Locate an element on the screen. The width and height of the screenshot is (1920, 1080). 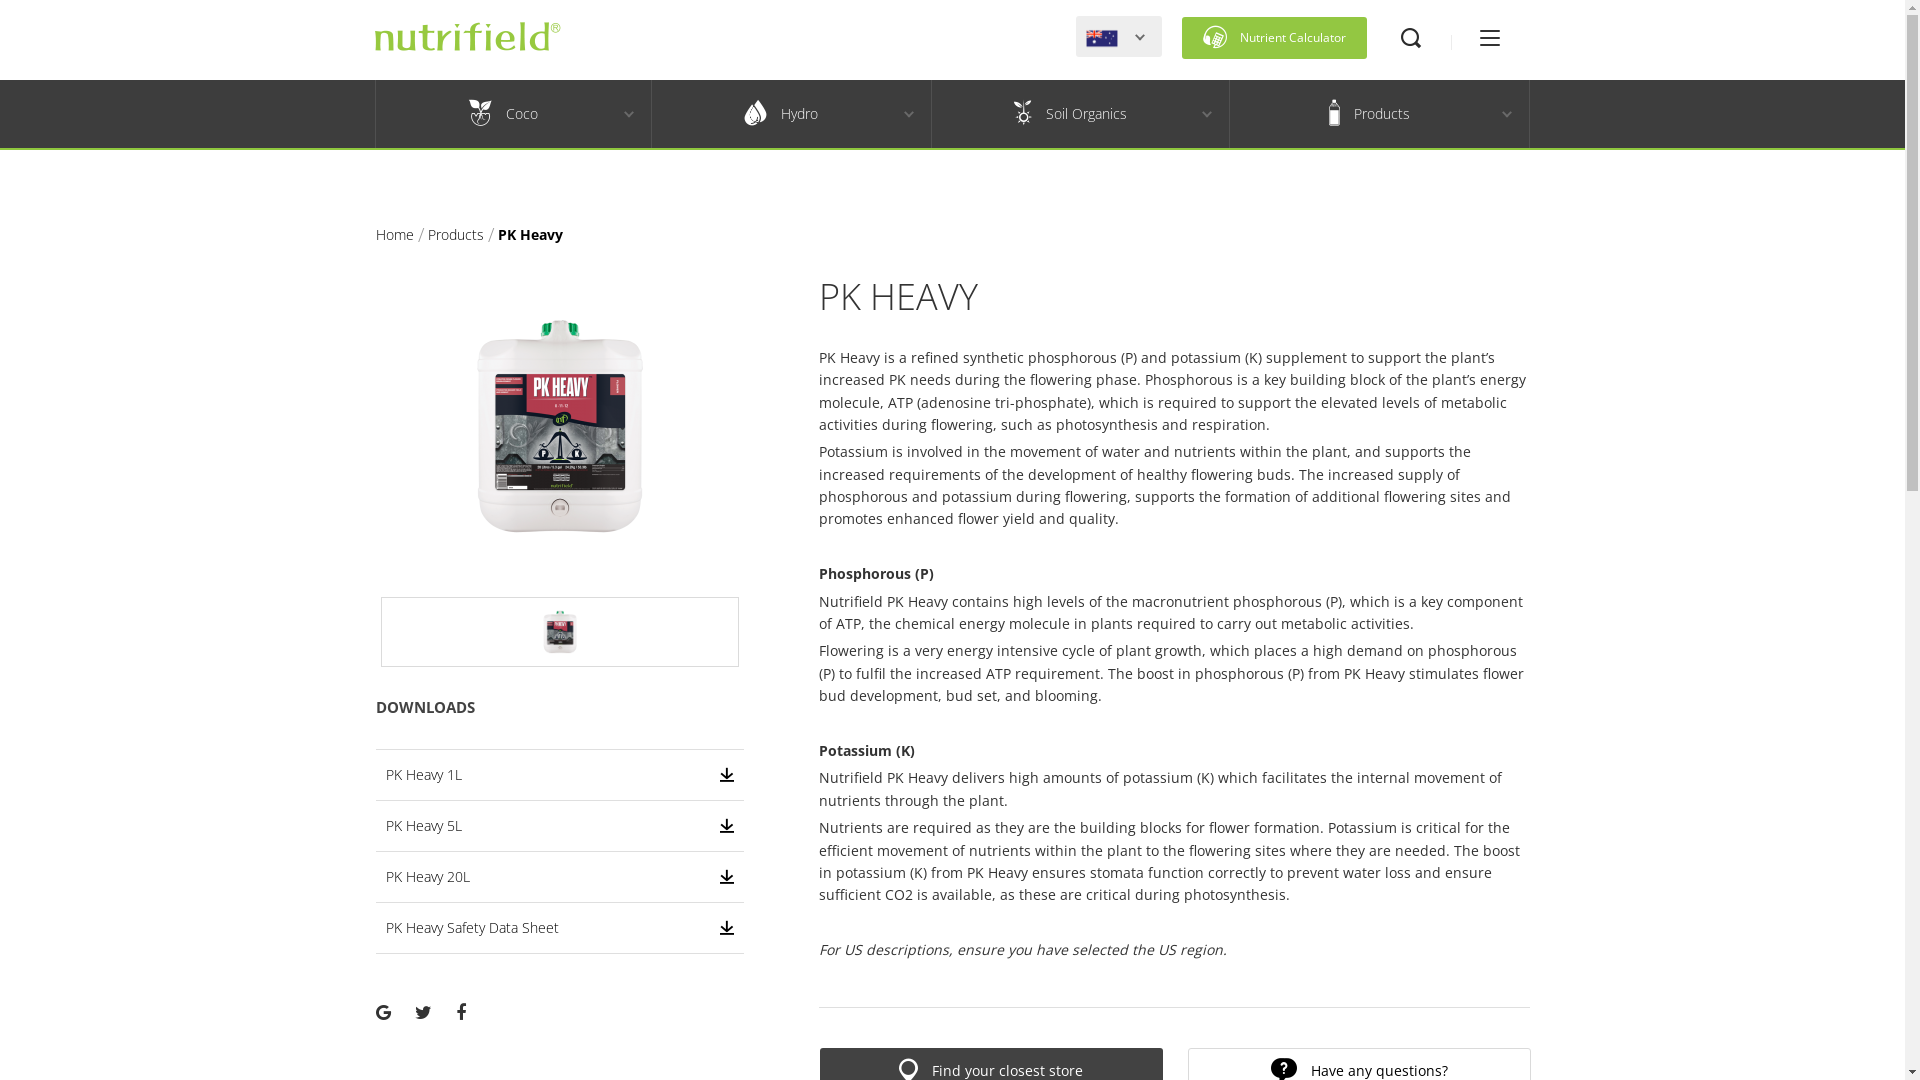
'Nutrient Calculator' is located at coordinates (1273, 38).